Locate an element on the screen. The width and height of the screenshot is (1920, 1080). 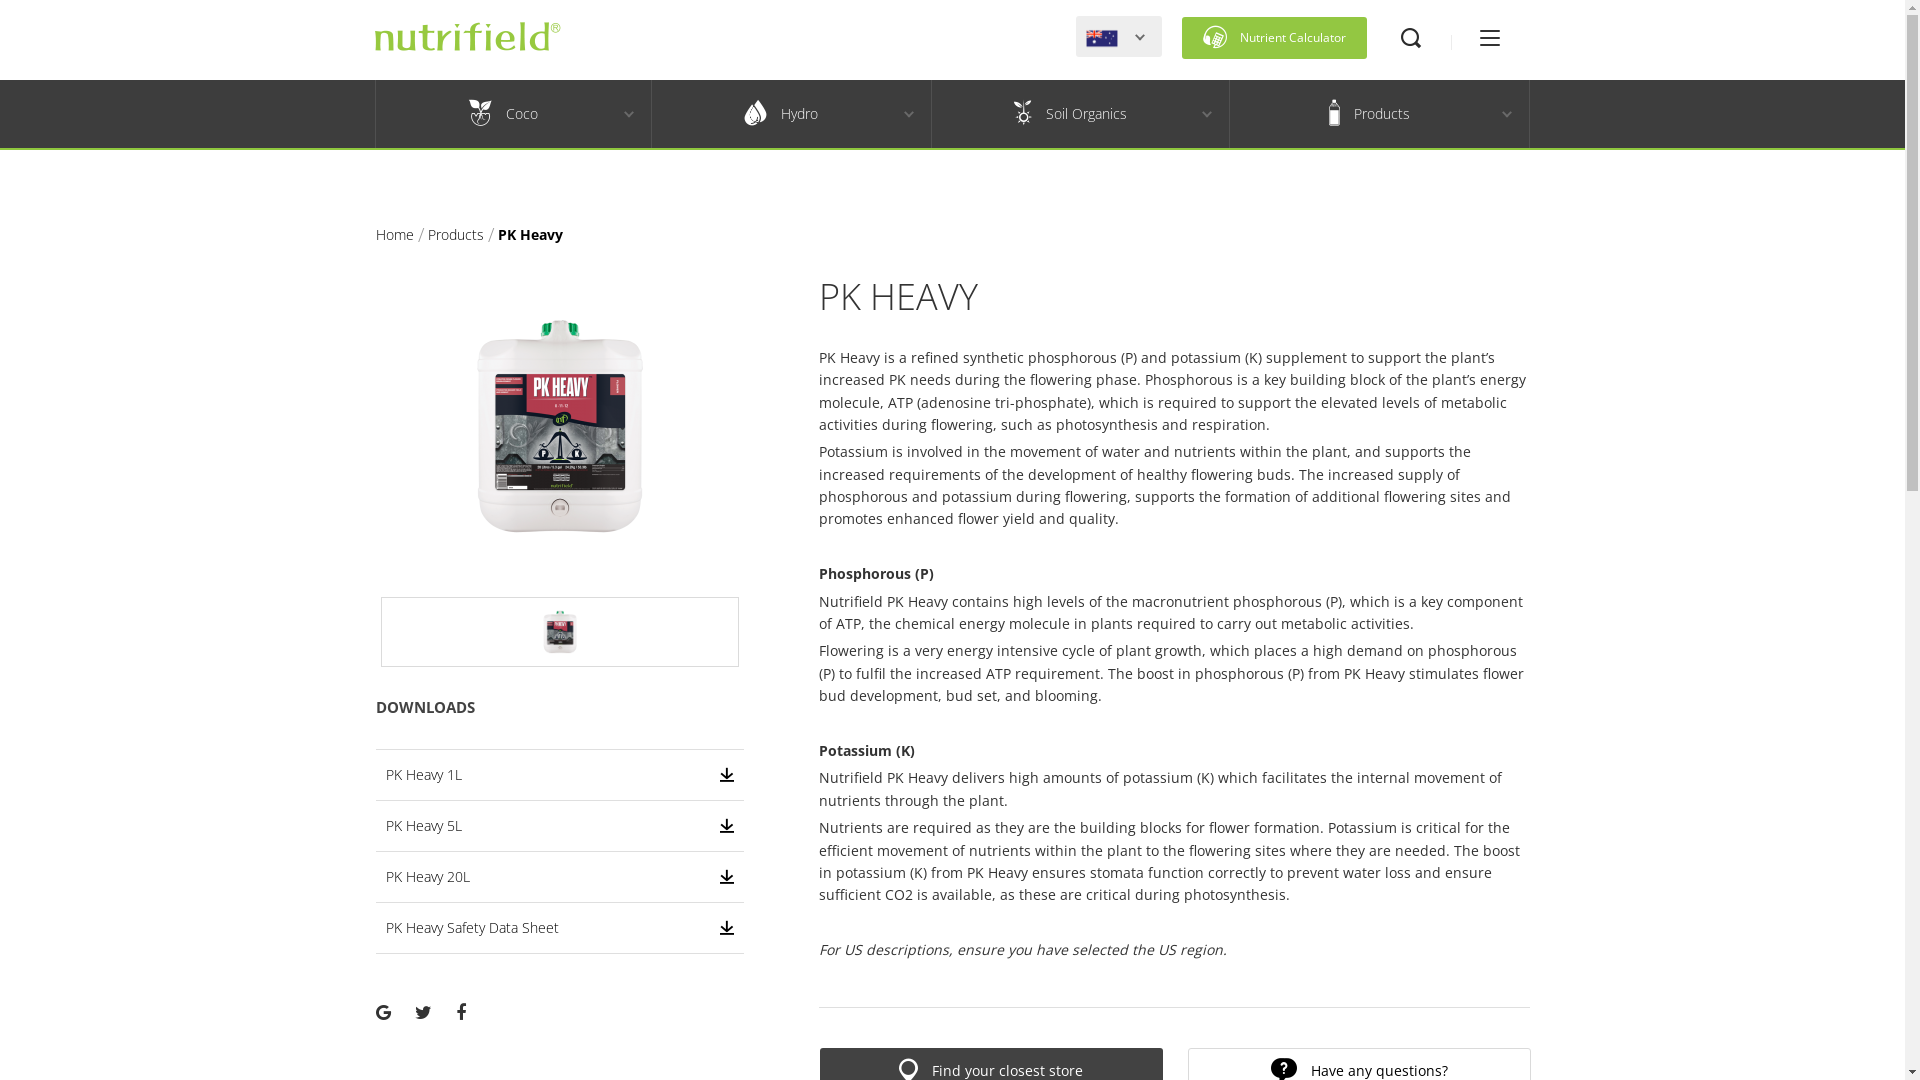
'Nutrient Calculator' is located at coordinates (1273, 38).